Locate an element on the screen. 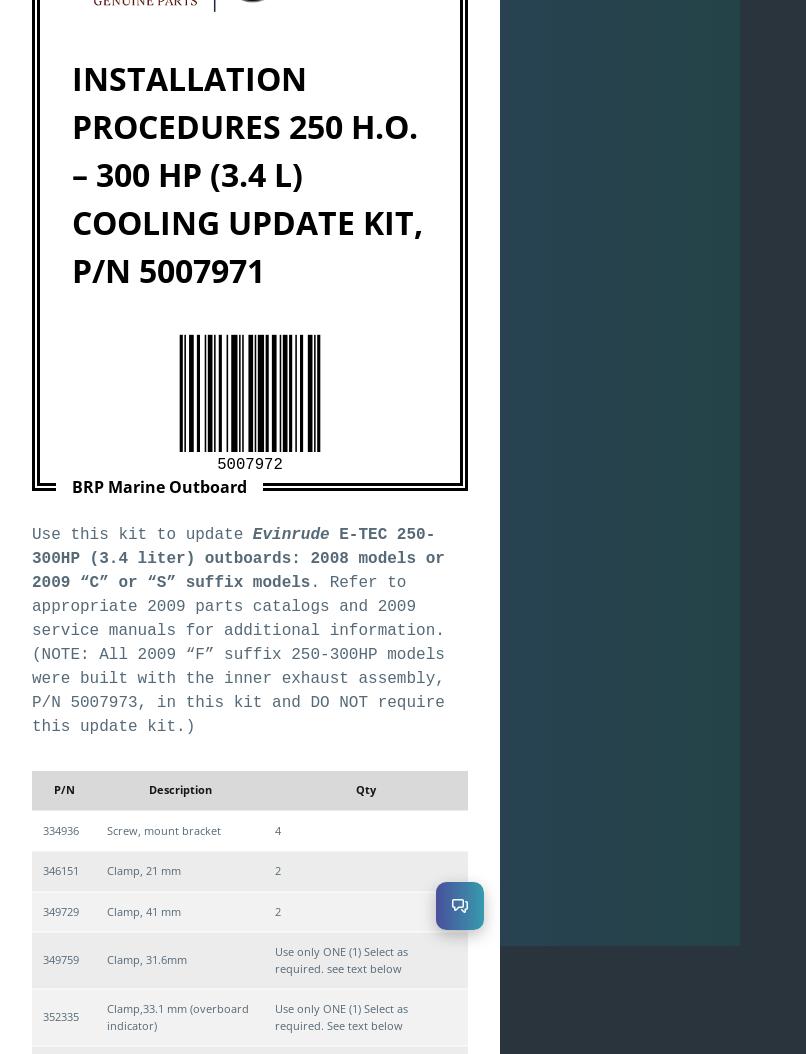  '349759' is located at coordinates (61, 959).